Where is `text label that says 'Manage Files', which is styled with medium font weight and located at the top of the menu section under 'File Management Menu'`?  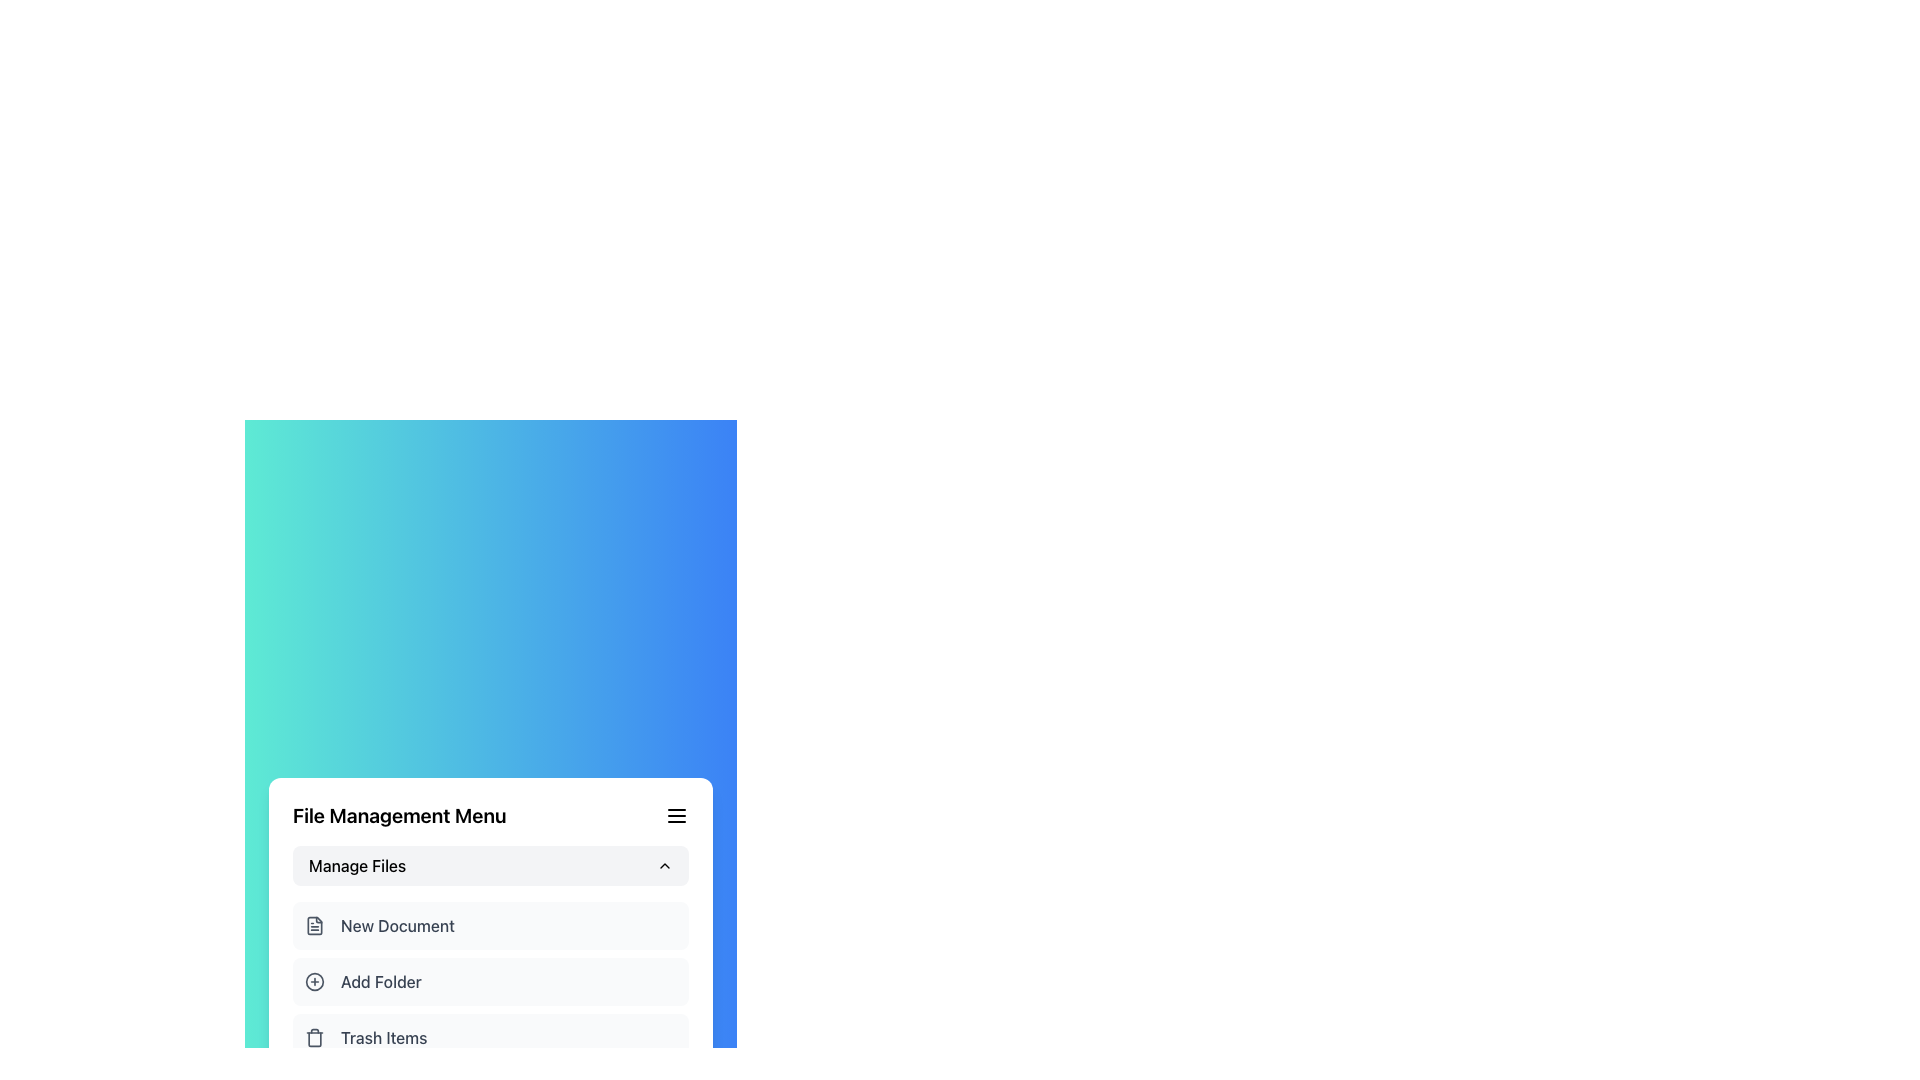 text label that says 'Manage Files', which is styled with medium font weight and located at the top of the menu section under 'File Management Menu' is located at coordinates (357, 865).